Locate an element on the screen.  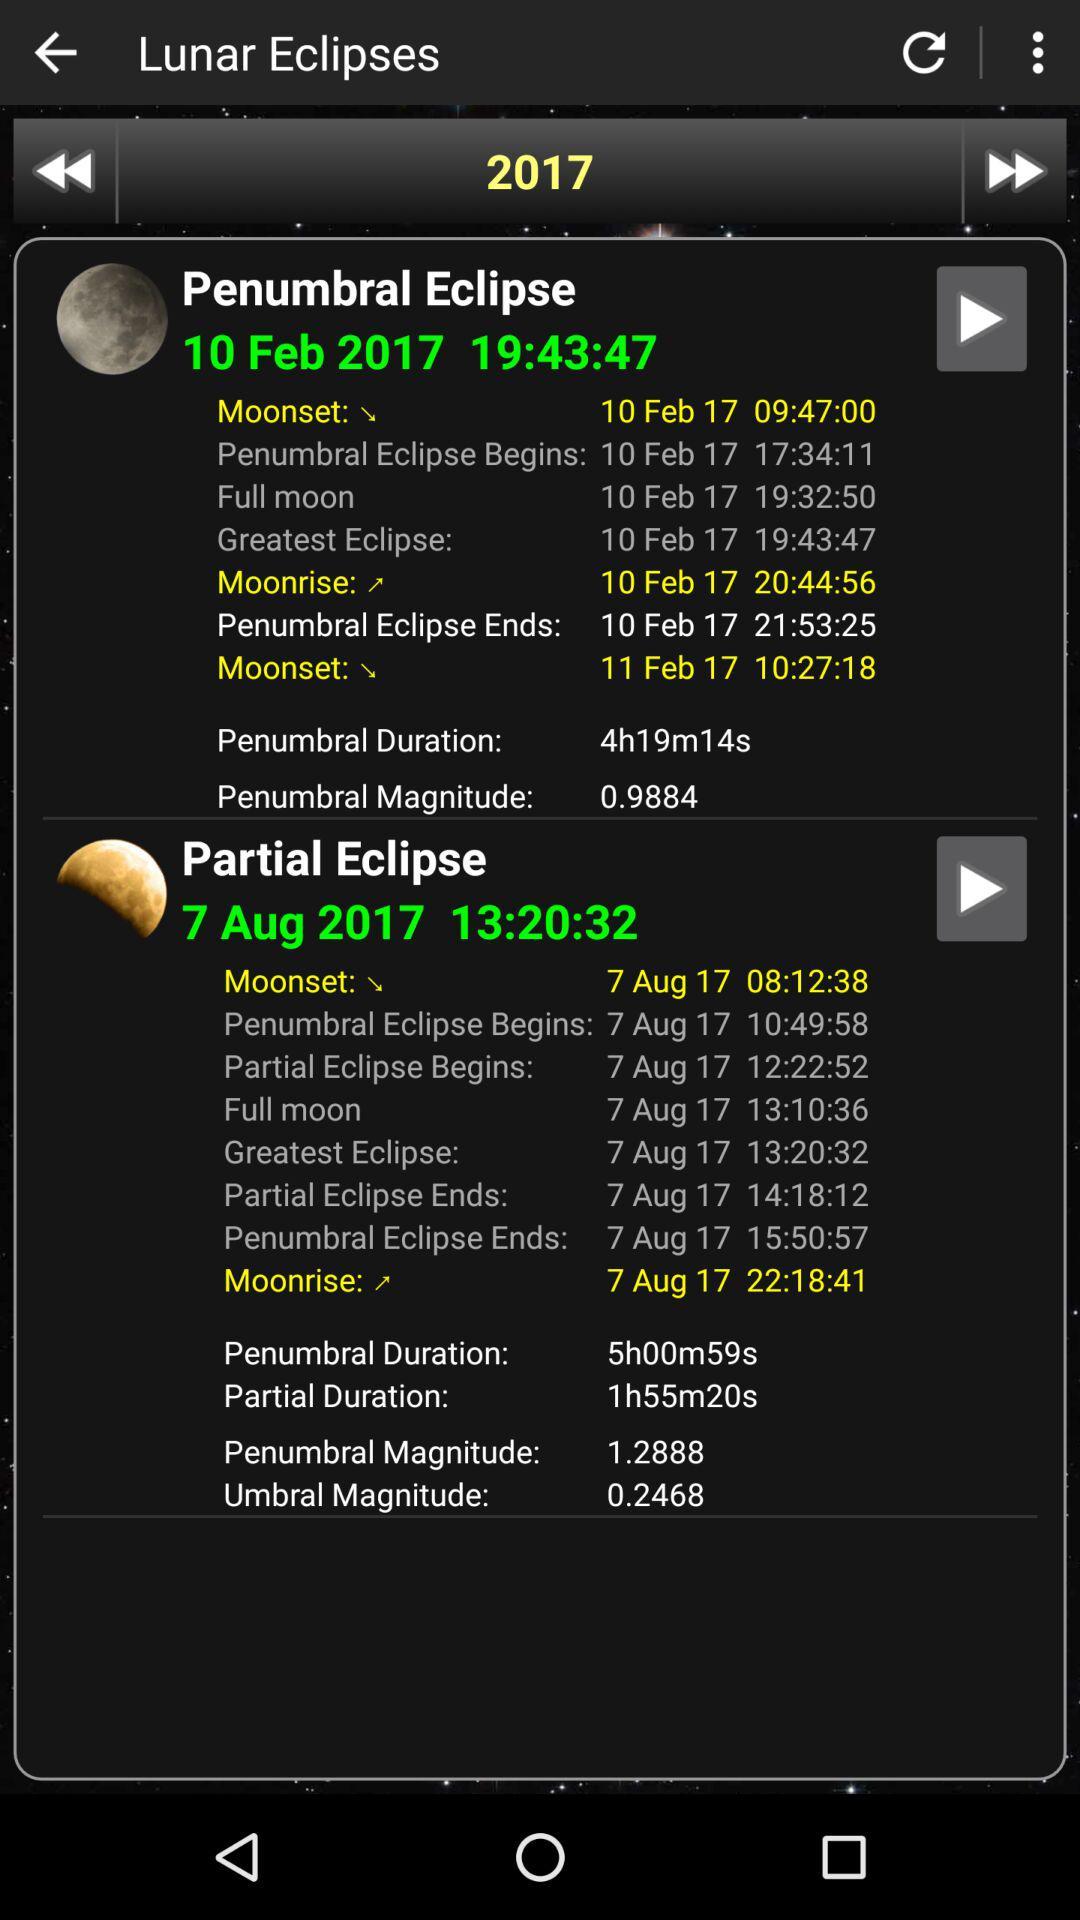
the icon to the left of the 1.2888 is located at coordinates (407, 1493).